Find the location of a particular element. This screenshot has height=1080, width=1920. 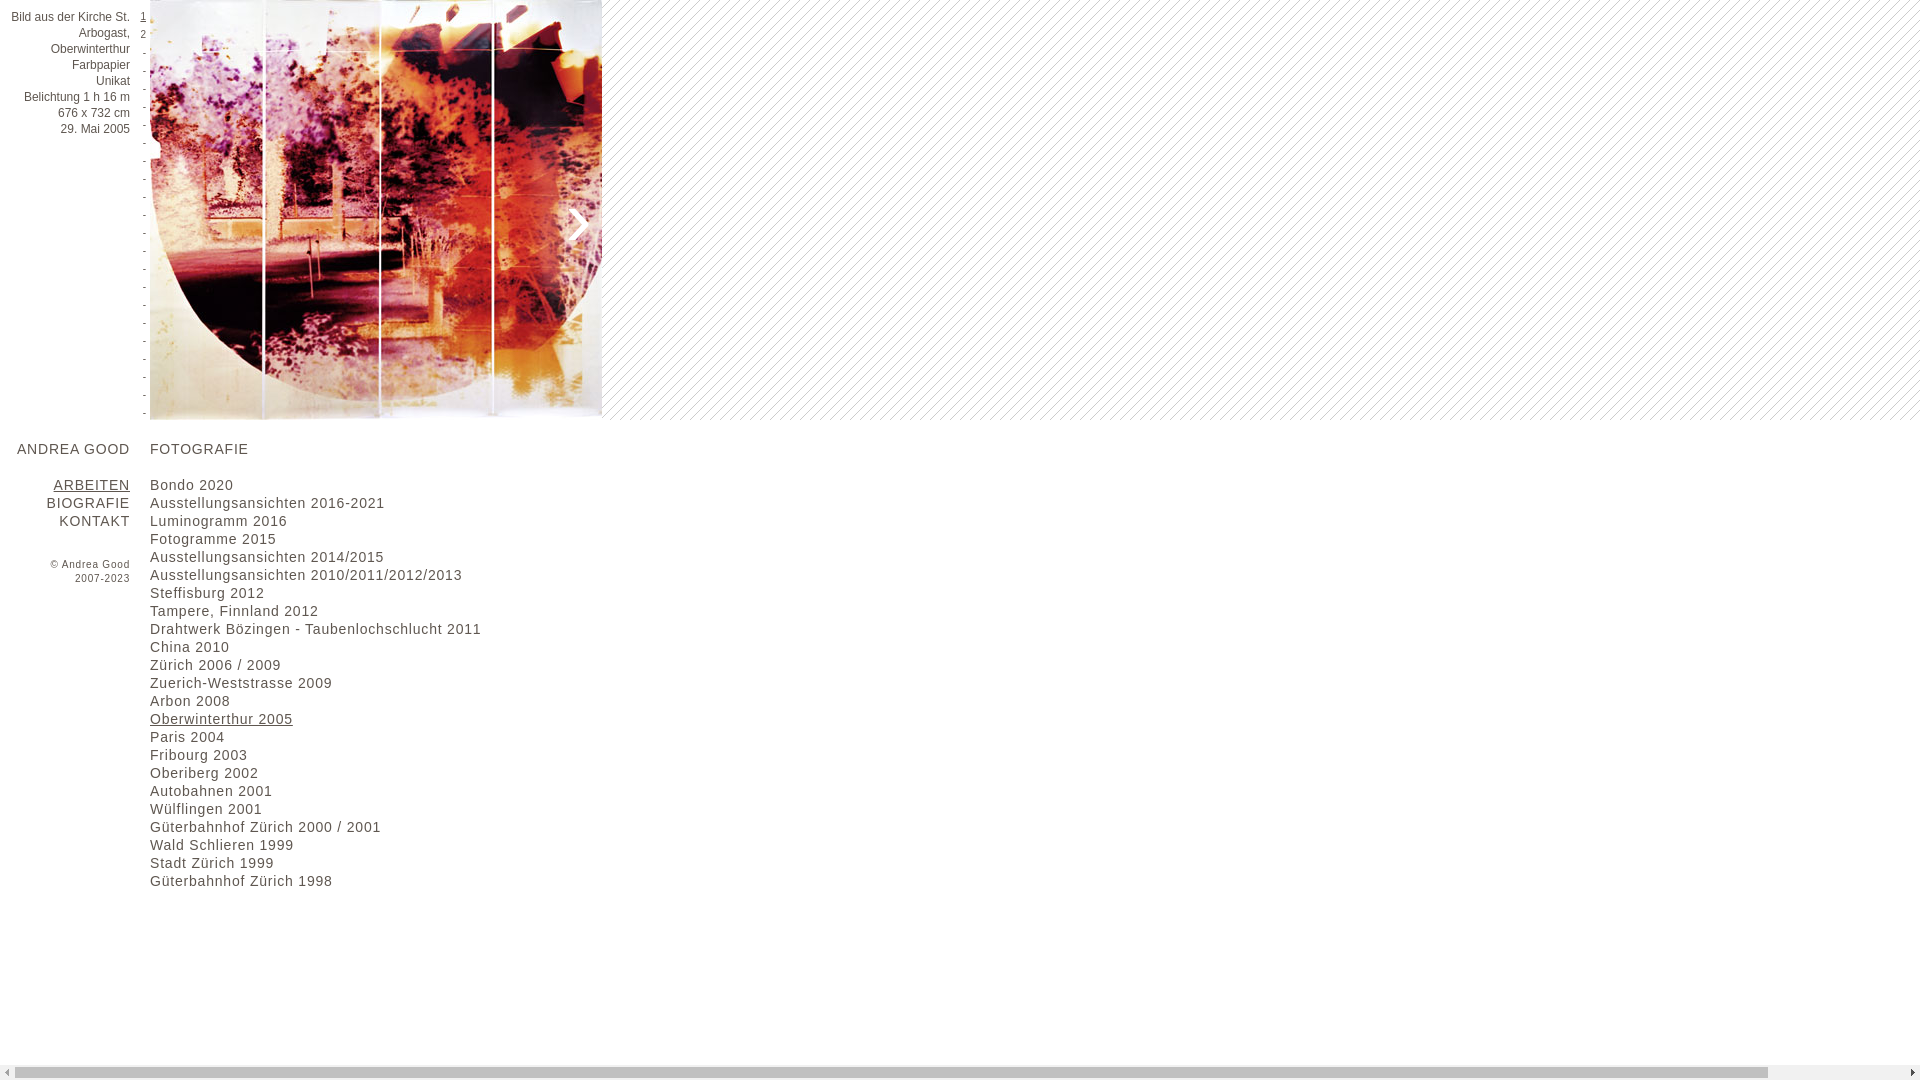

'Paris 2004' is located at coordinates (187, 736).